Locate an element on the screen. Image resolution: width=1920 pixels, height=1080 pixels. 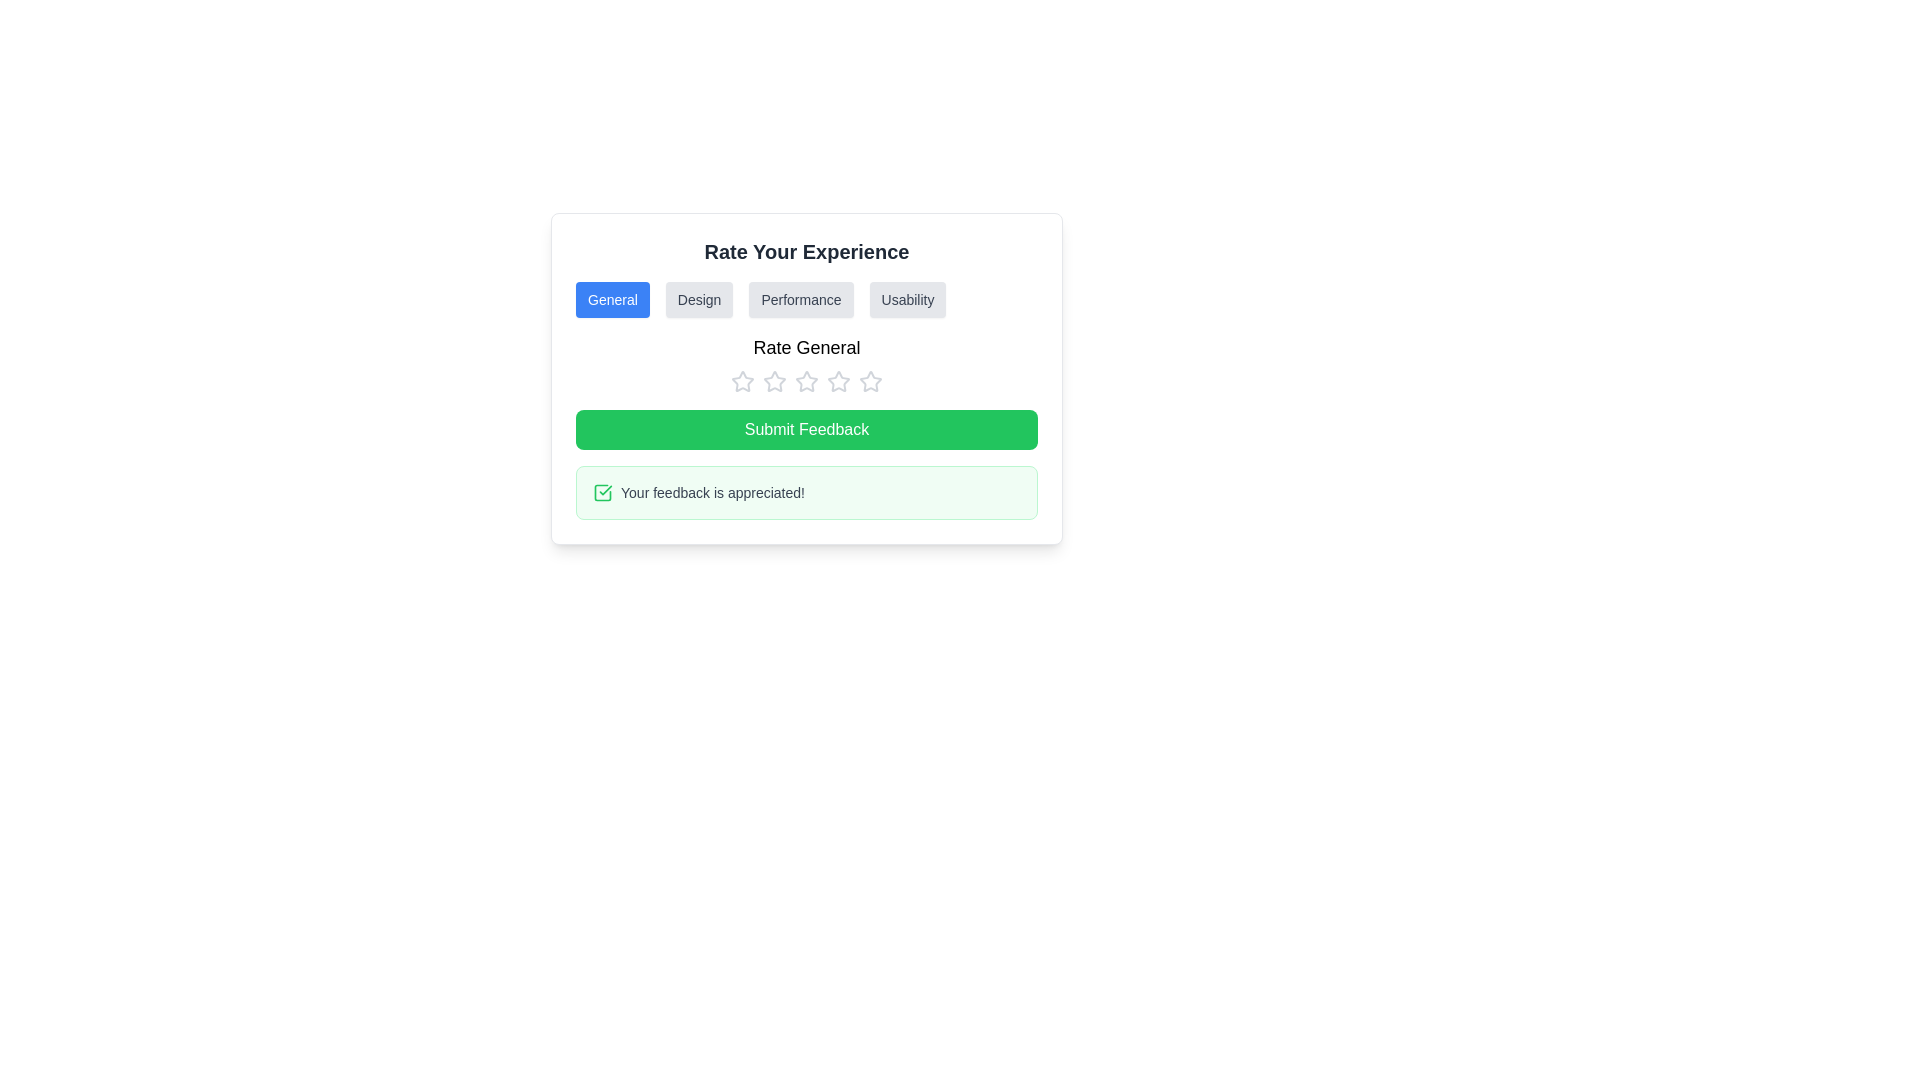
the third star icon in the rating sequence is located at coordinates (839, 381).